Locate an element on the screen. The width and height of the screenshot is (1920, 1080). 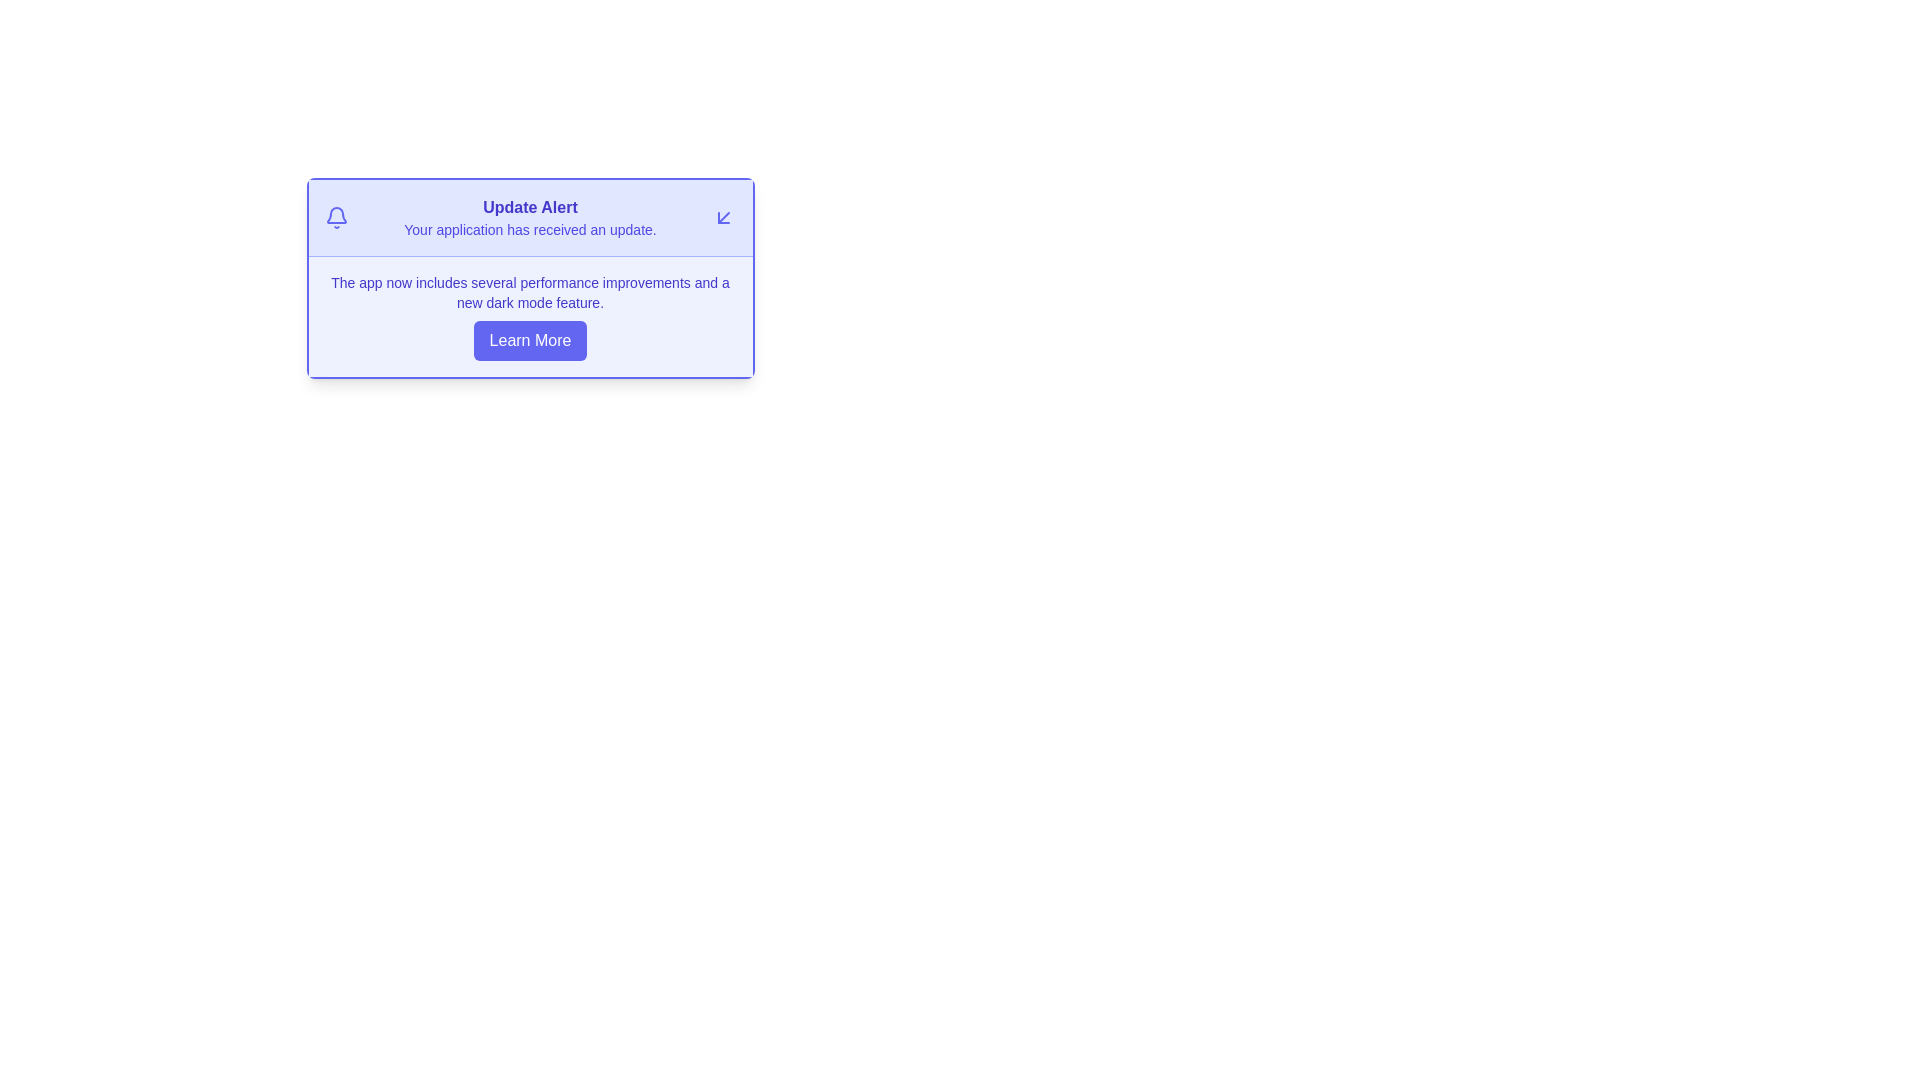
the bell icon to focus on it is located at coordinates (336, 218).